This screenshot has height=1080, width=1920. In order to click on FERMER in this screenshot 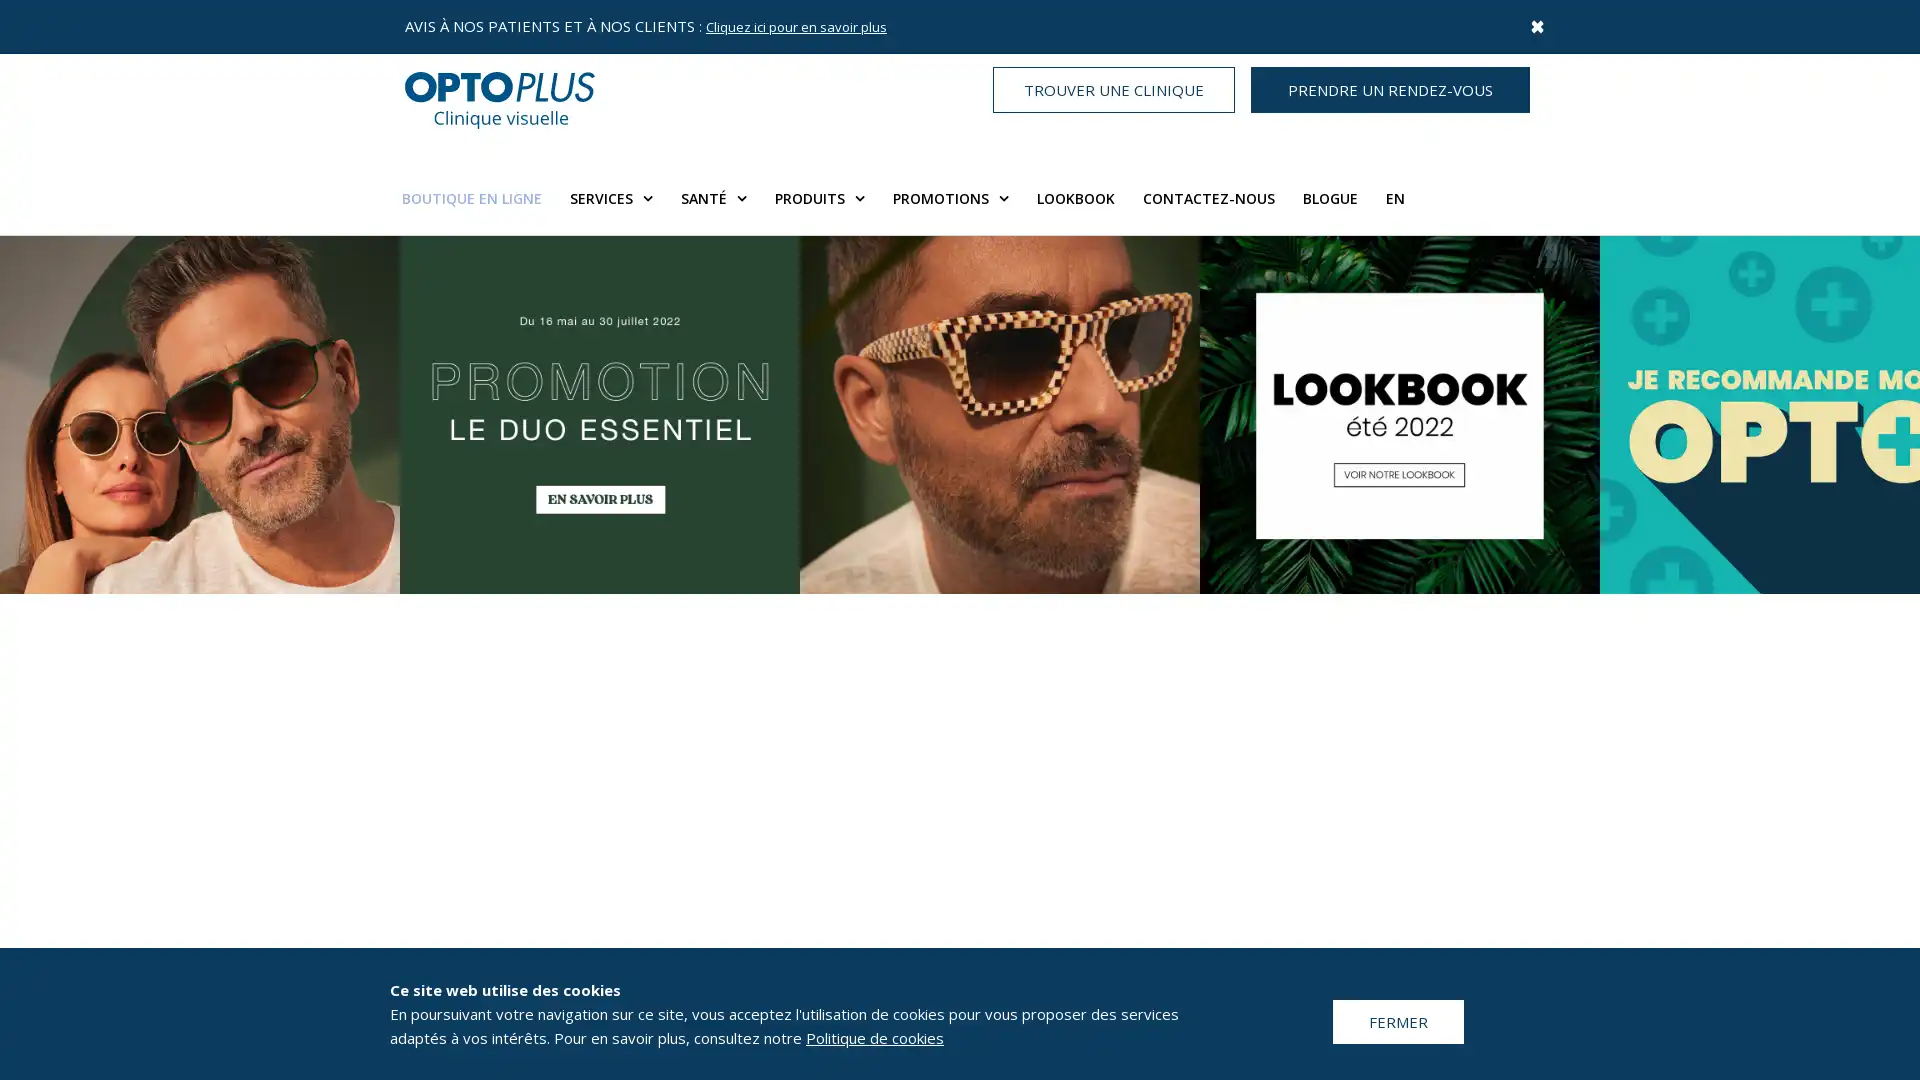, I will do `click(1397, 1021)`.